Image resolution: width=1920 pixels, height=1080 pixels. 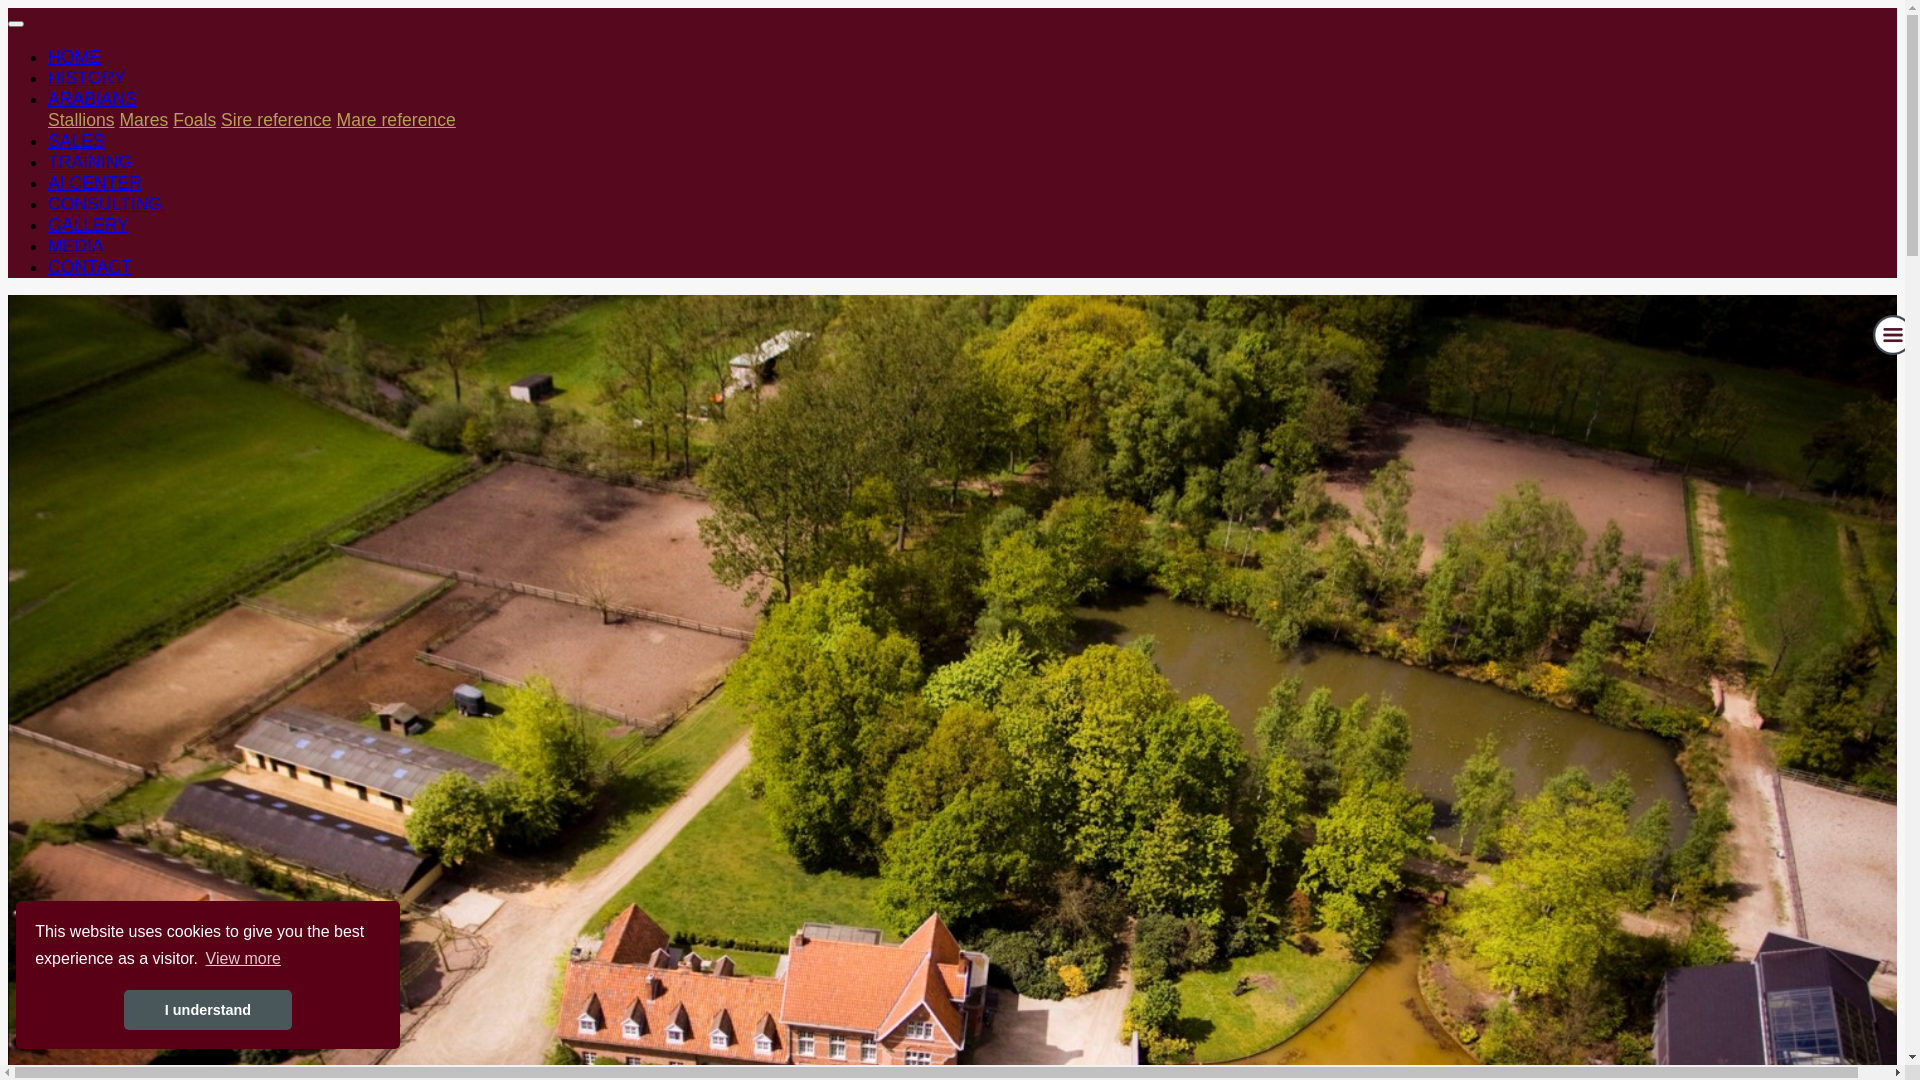 I want to click on 'Mare reference', so click(x=396, y=119).